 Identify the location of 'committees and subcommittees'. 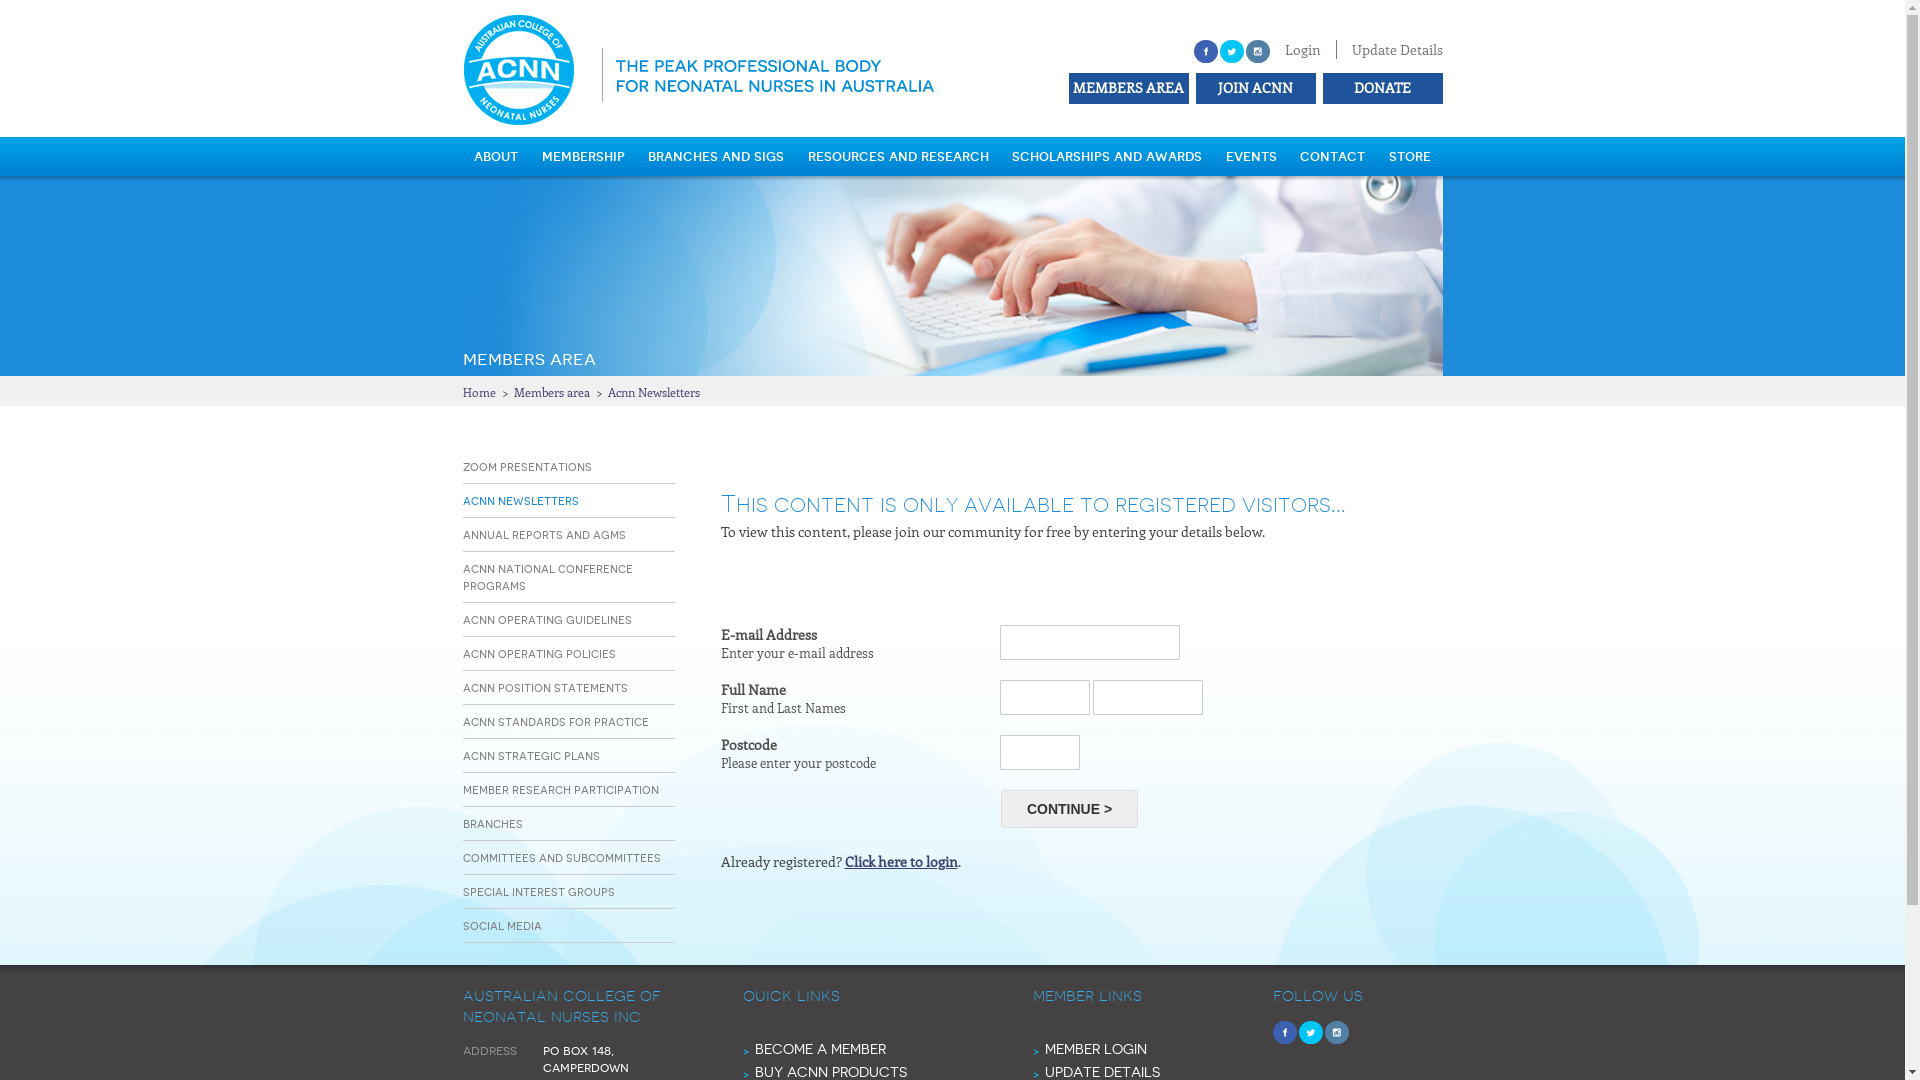
(560, 856).